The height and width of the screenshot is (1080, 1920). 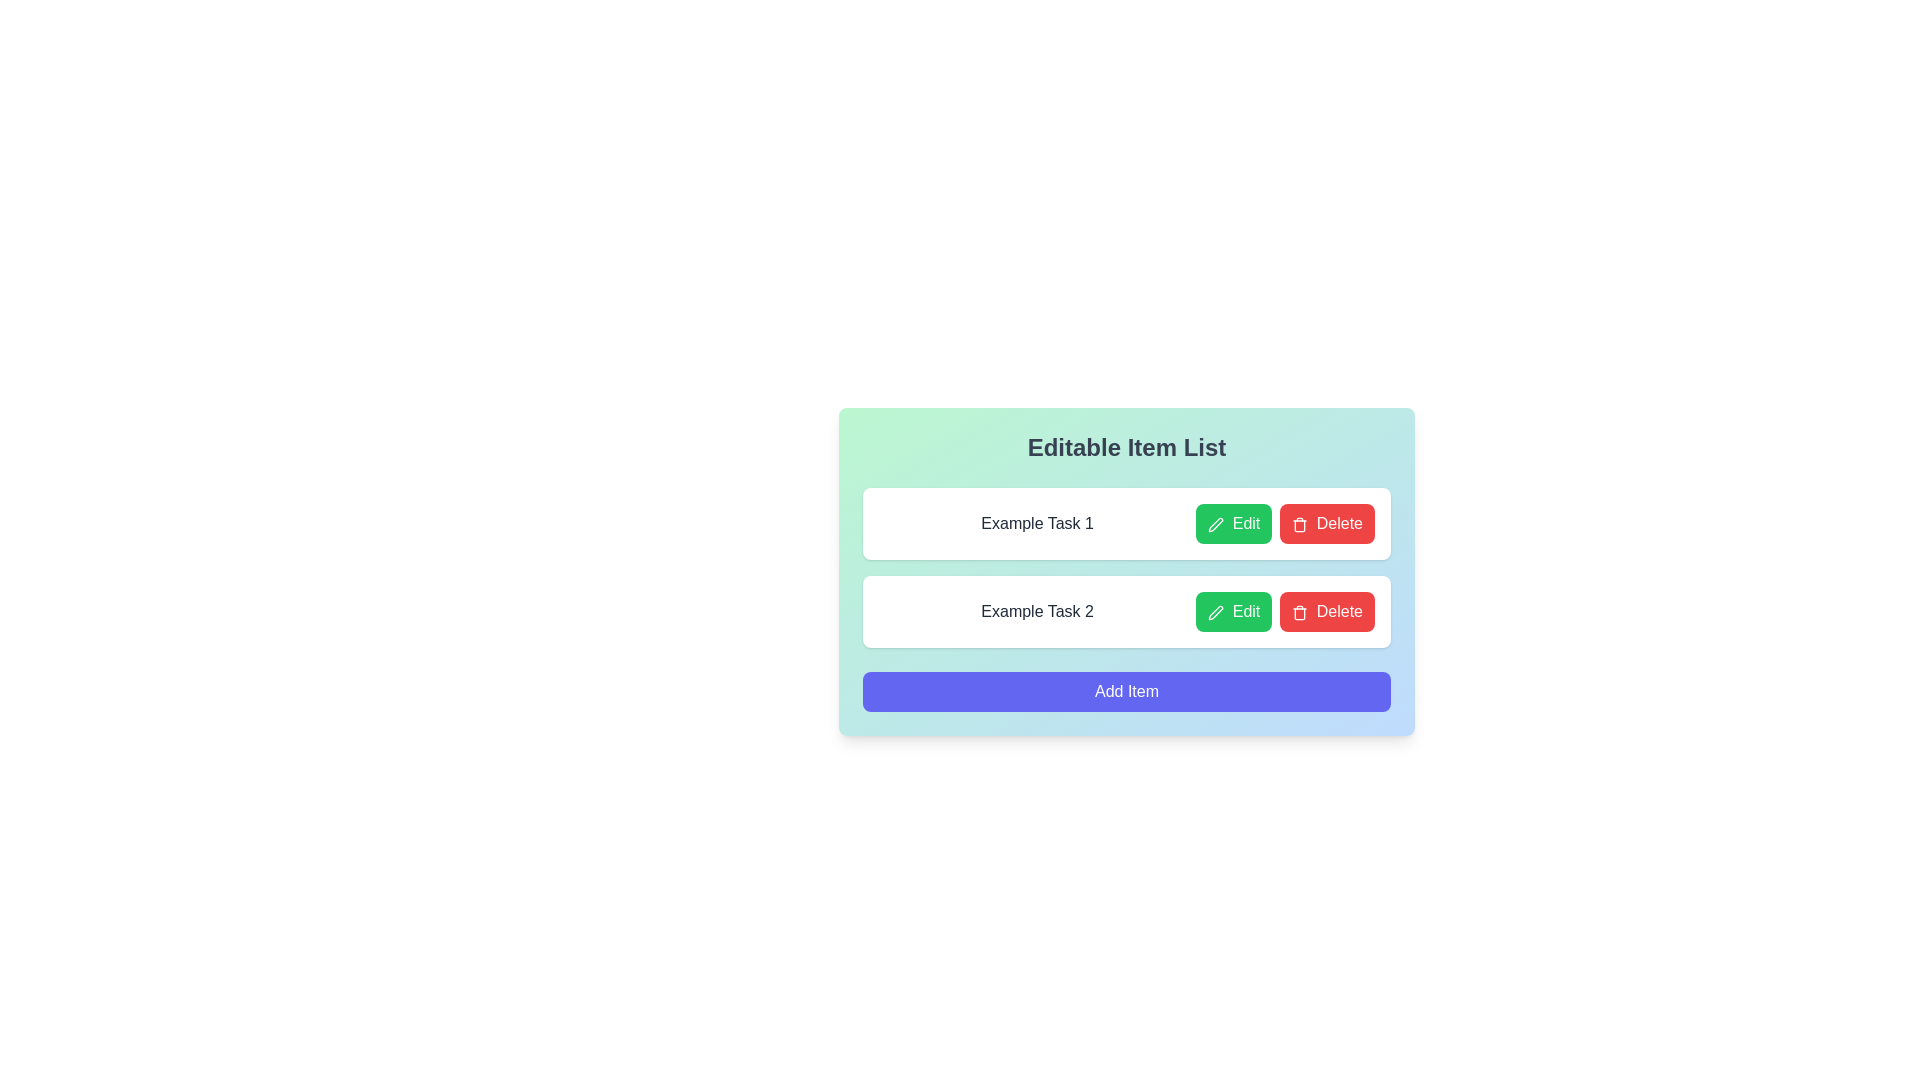 I want to click on the pen-shaped icon within the green 'Edit' button of the second row in the list labeled 'Example Task 2', so click(x=1215, y=611).